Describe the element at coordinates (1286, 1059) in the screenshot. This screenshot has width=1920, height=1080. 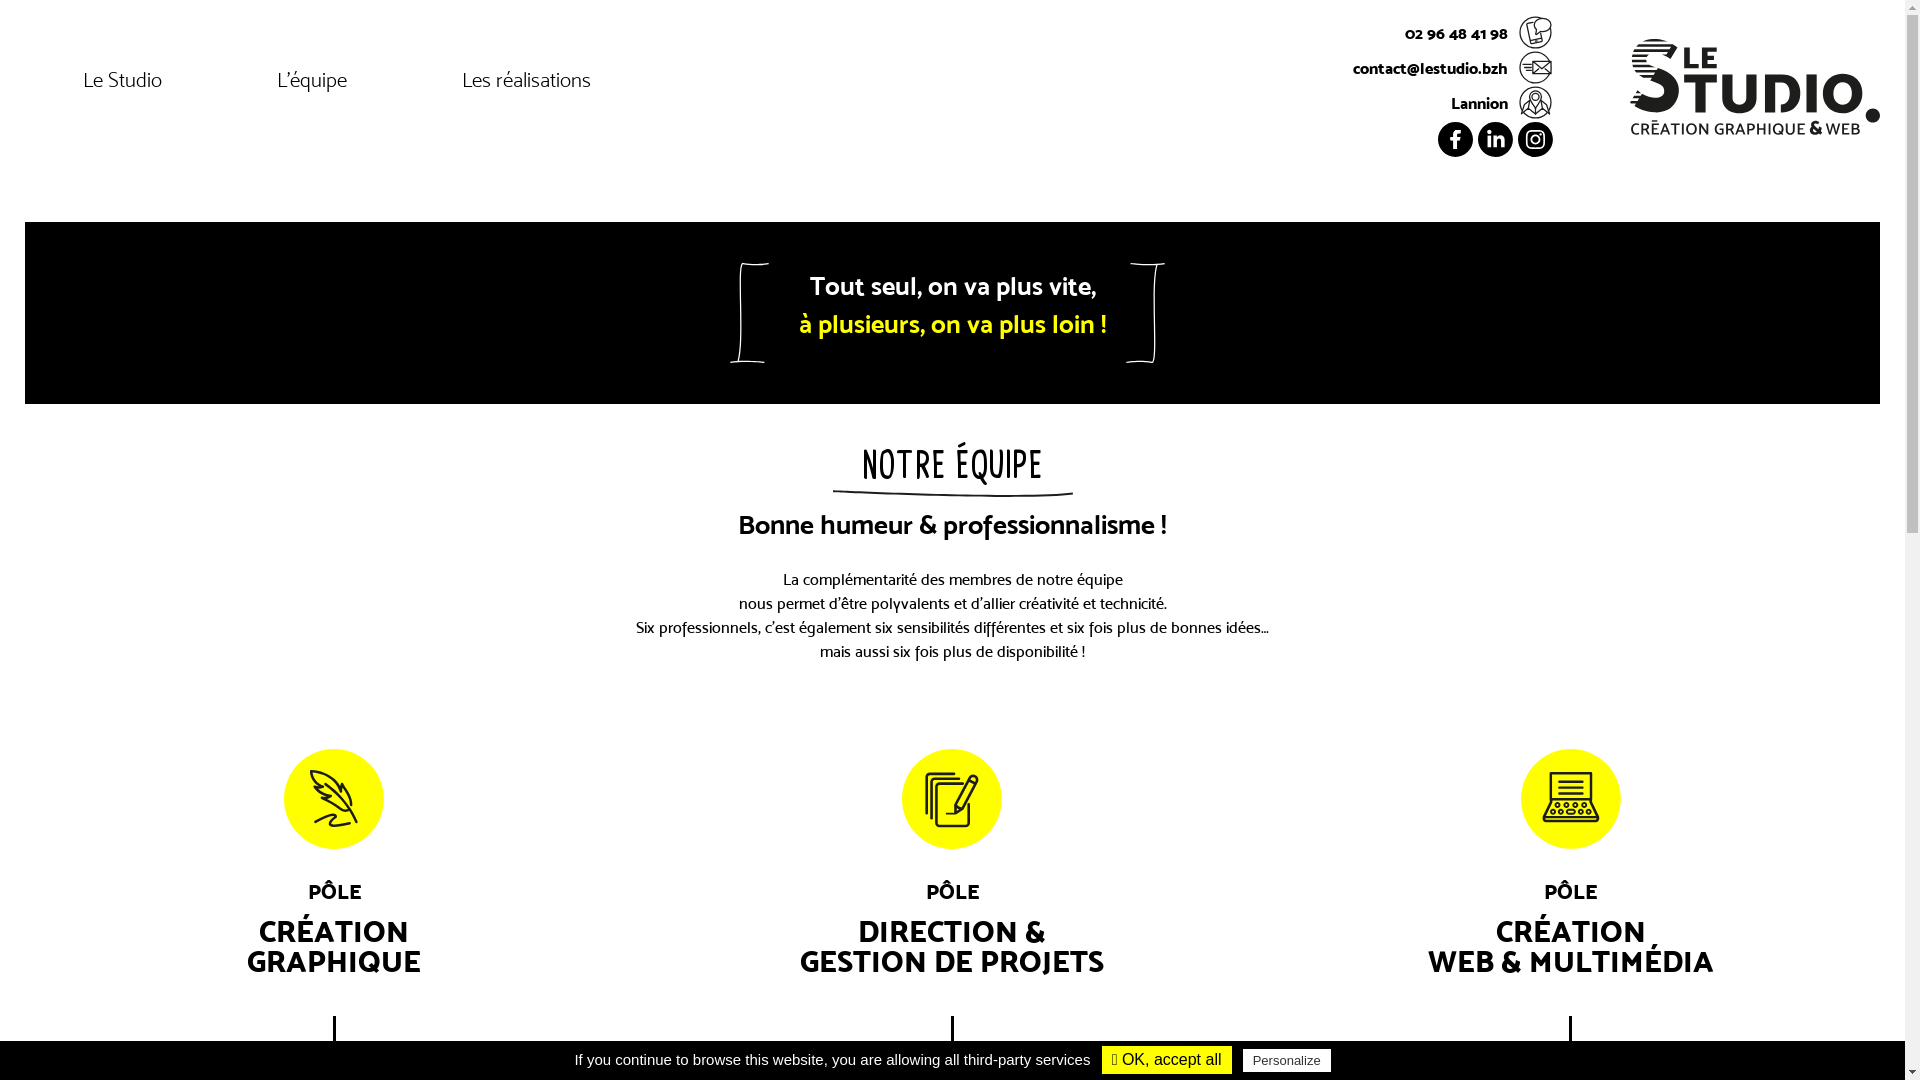
I see `'Personalize'` at that location.